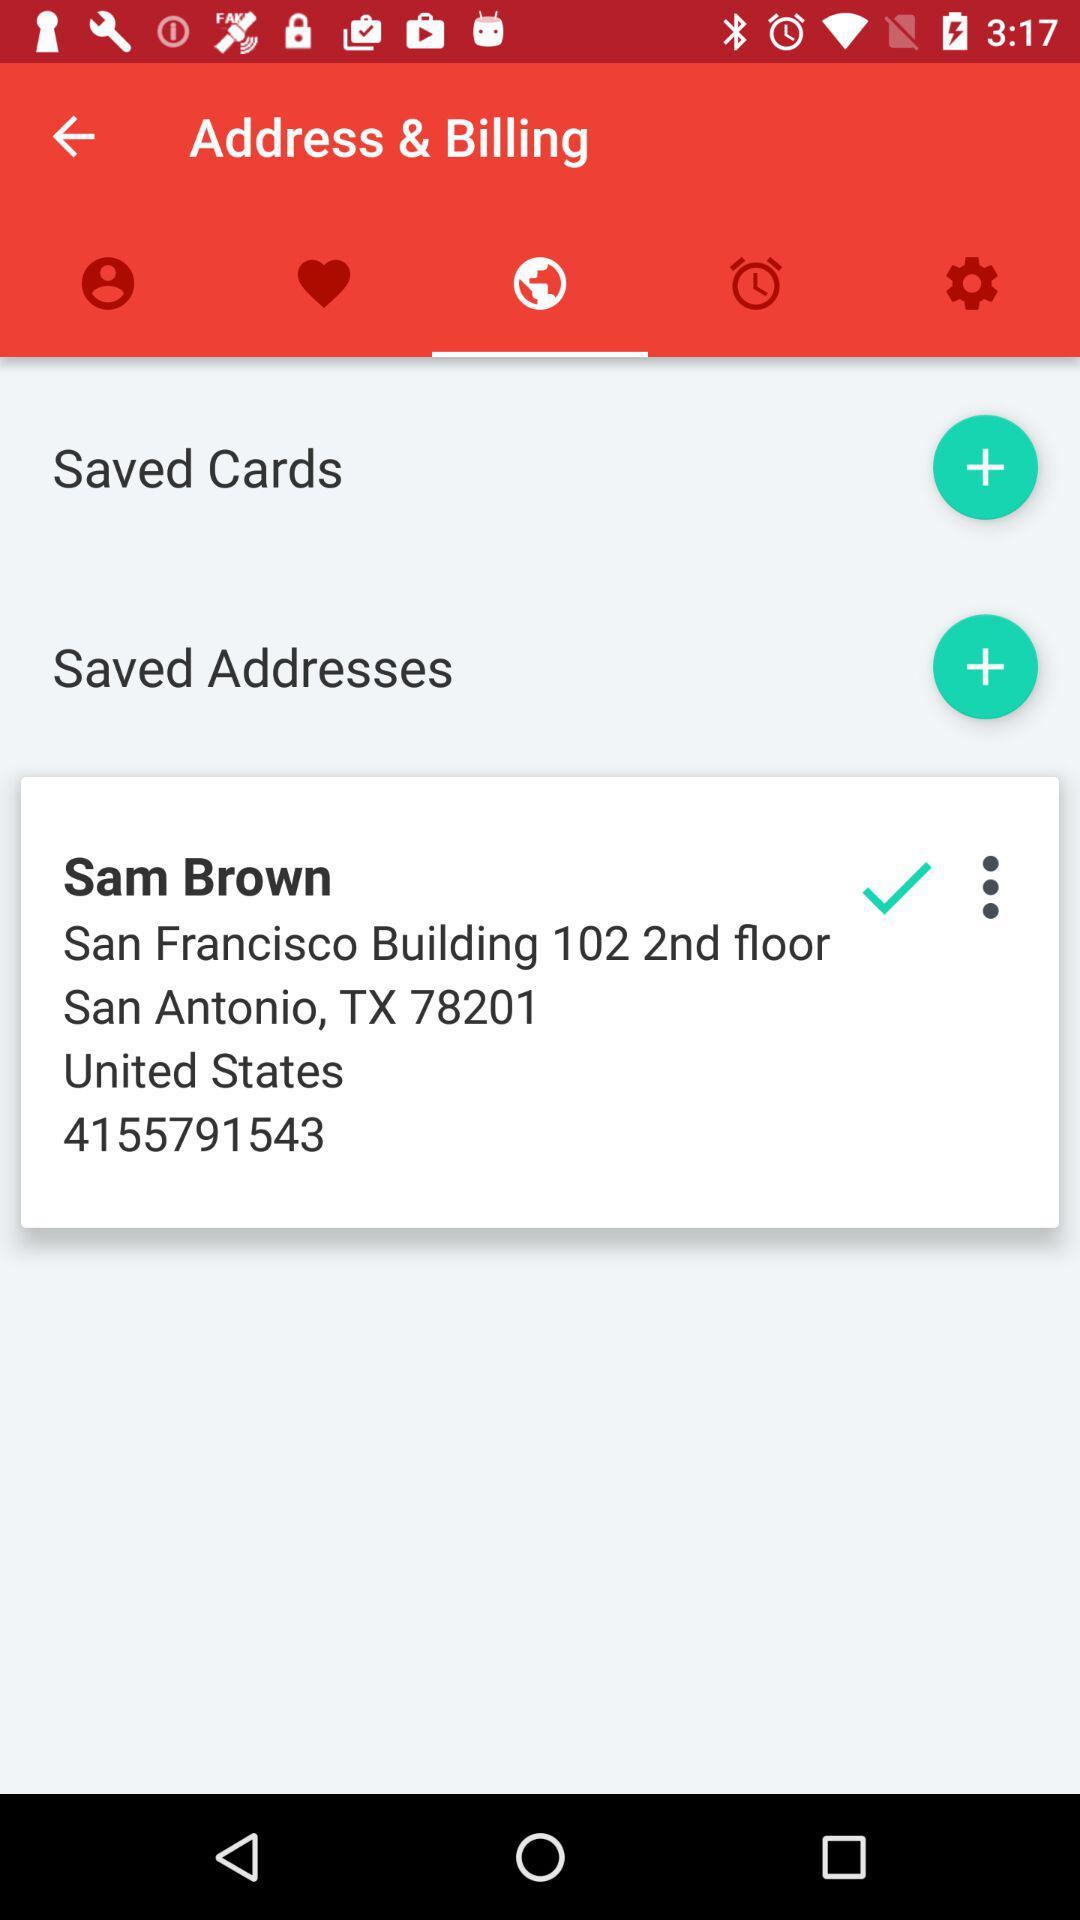  Describe the element at coordinates (984, 466) in the screenshot. I see `payment method` at that location.